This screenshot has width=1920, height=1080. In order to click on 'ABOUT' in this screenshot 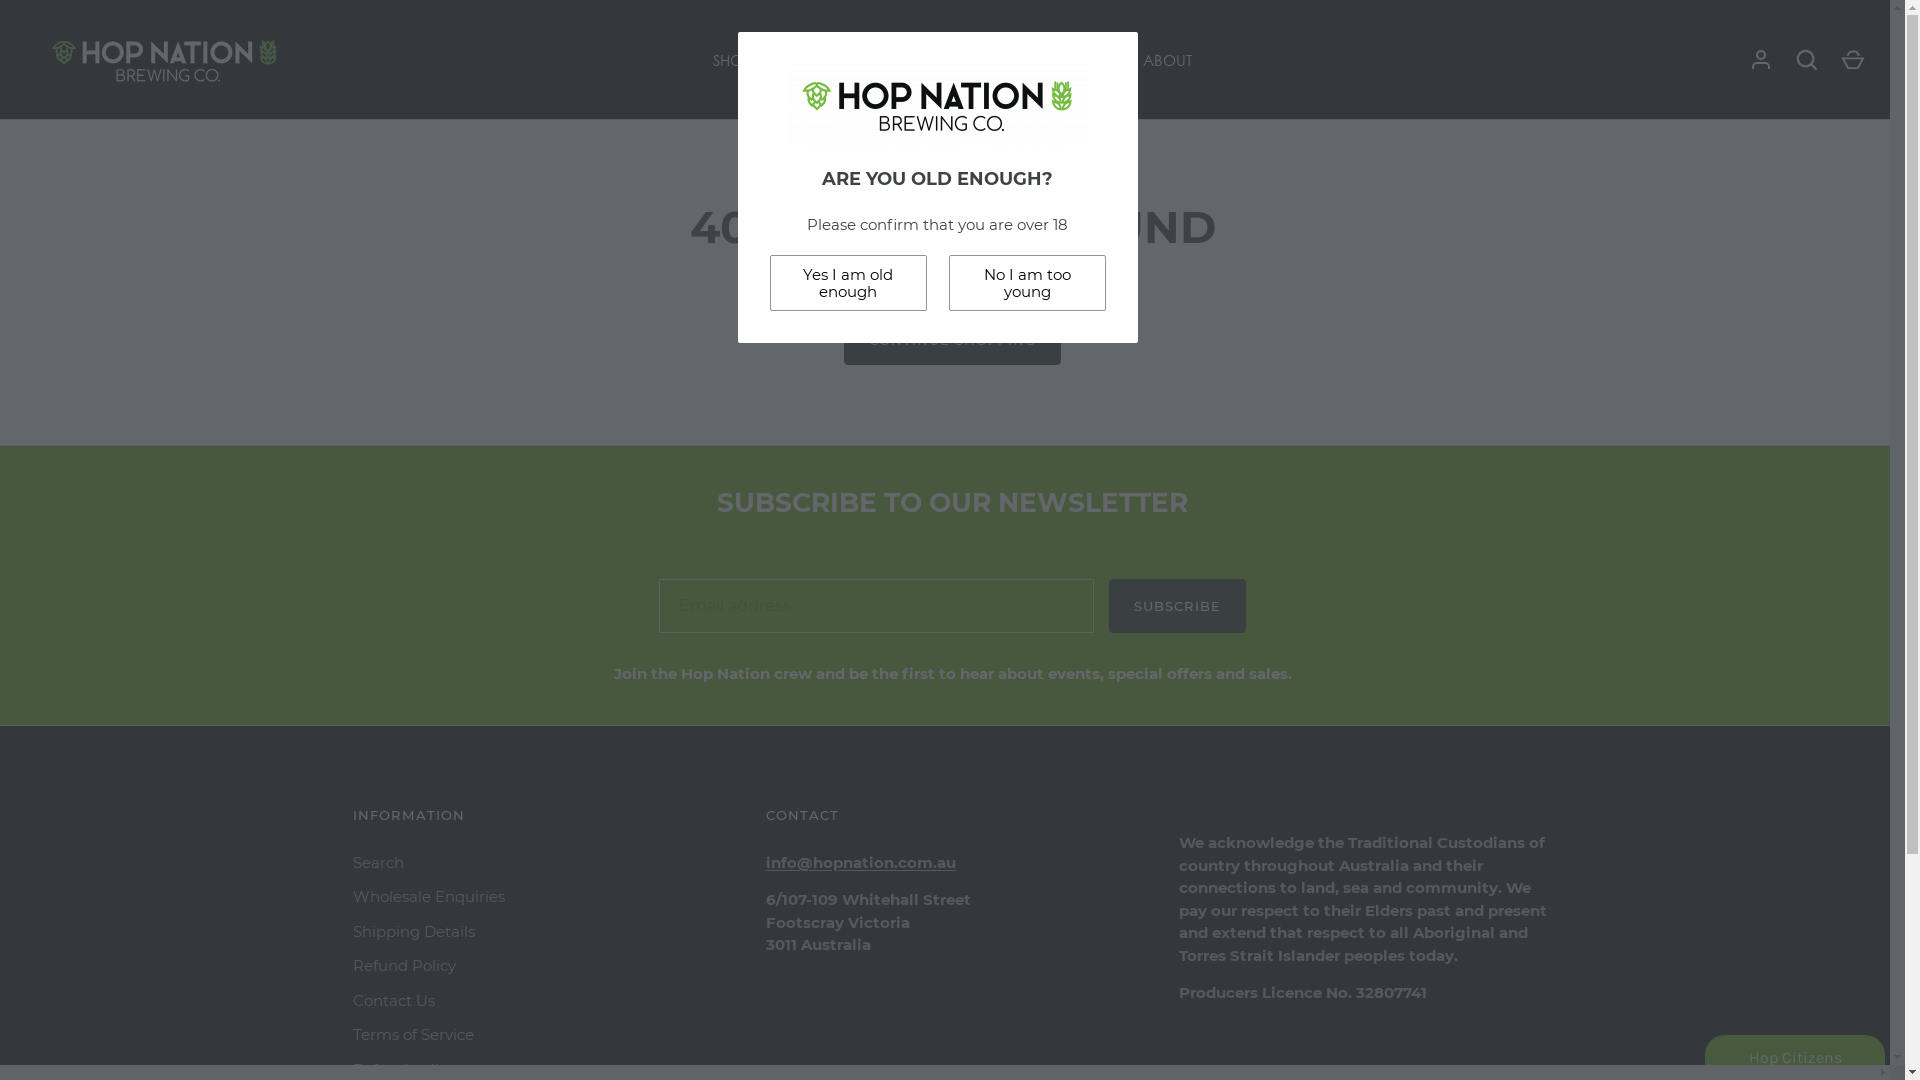, I will do `click(1166, 59)`.